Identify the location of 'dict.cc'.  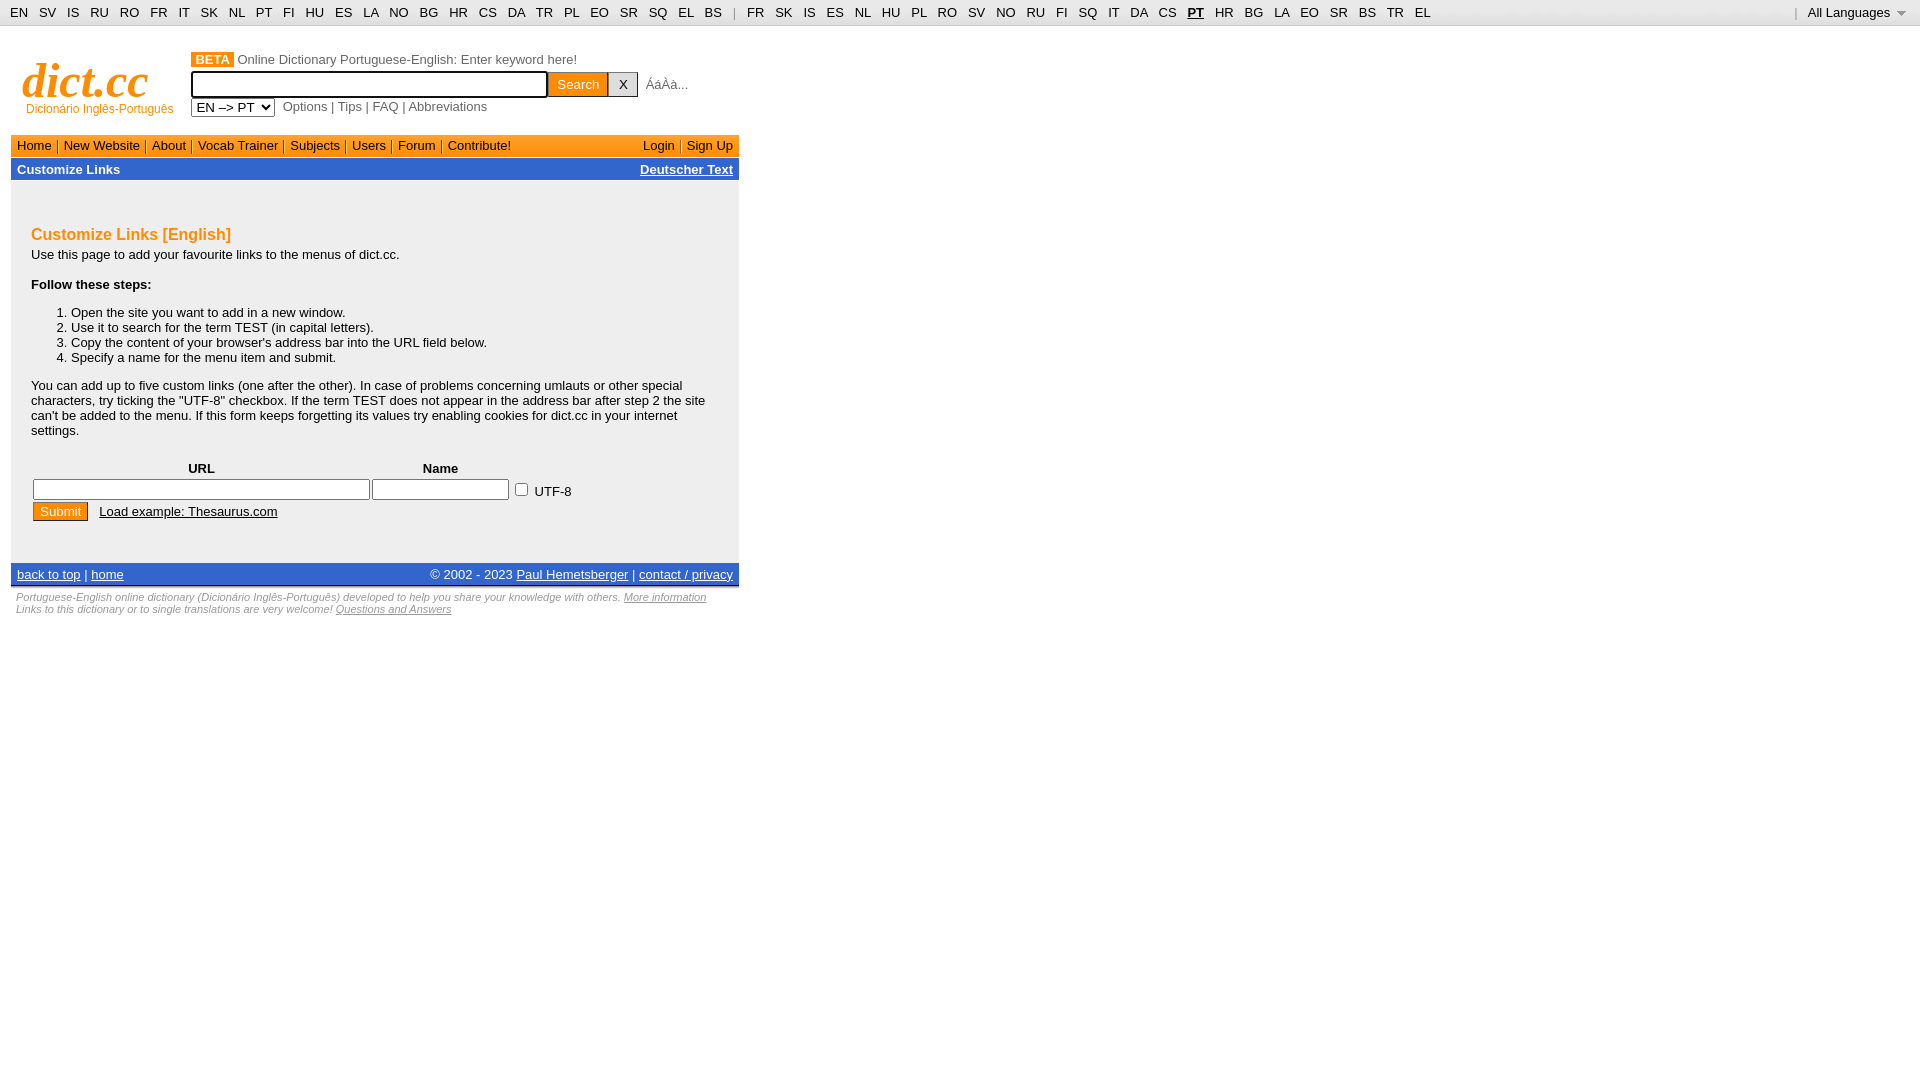
(84, 79).